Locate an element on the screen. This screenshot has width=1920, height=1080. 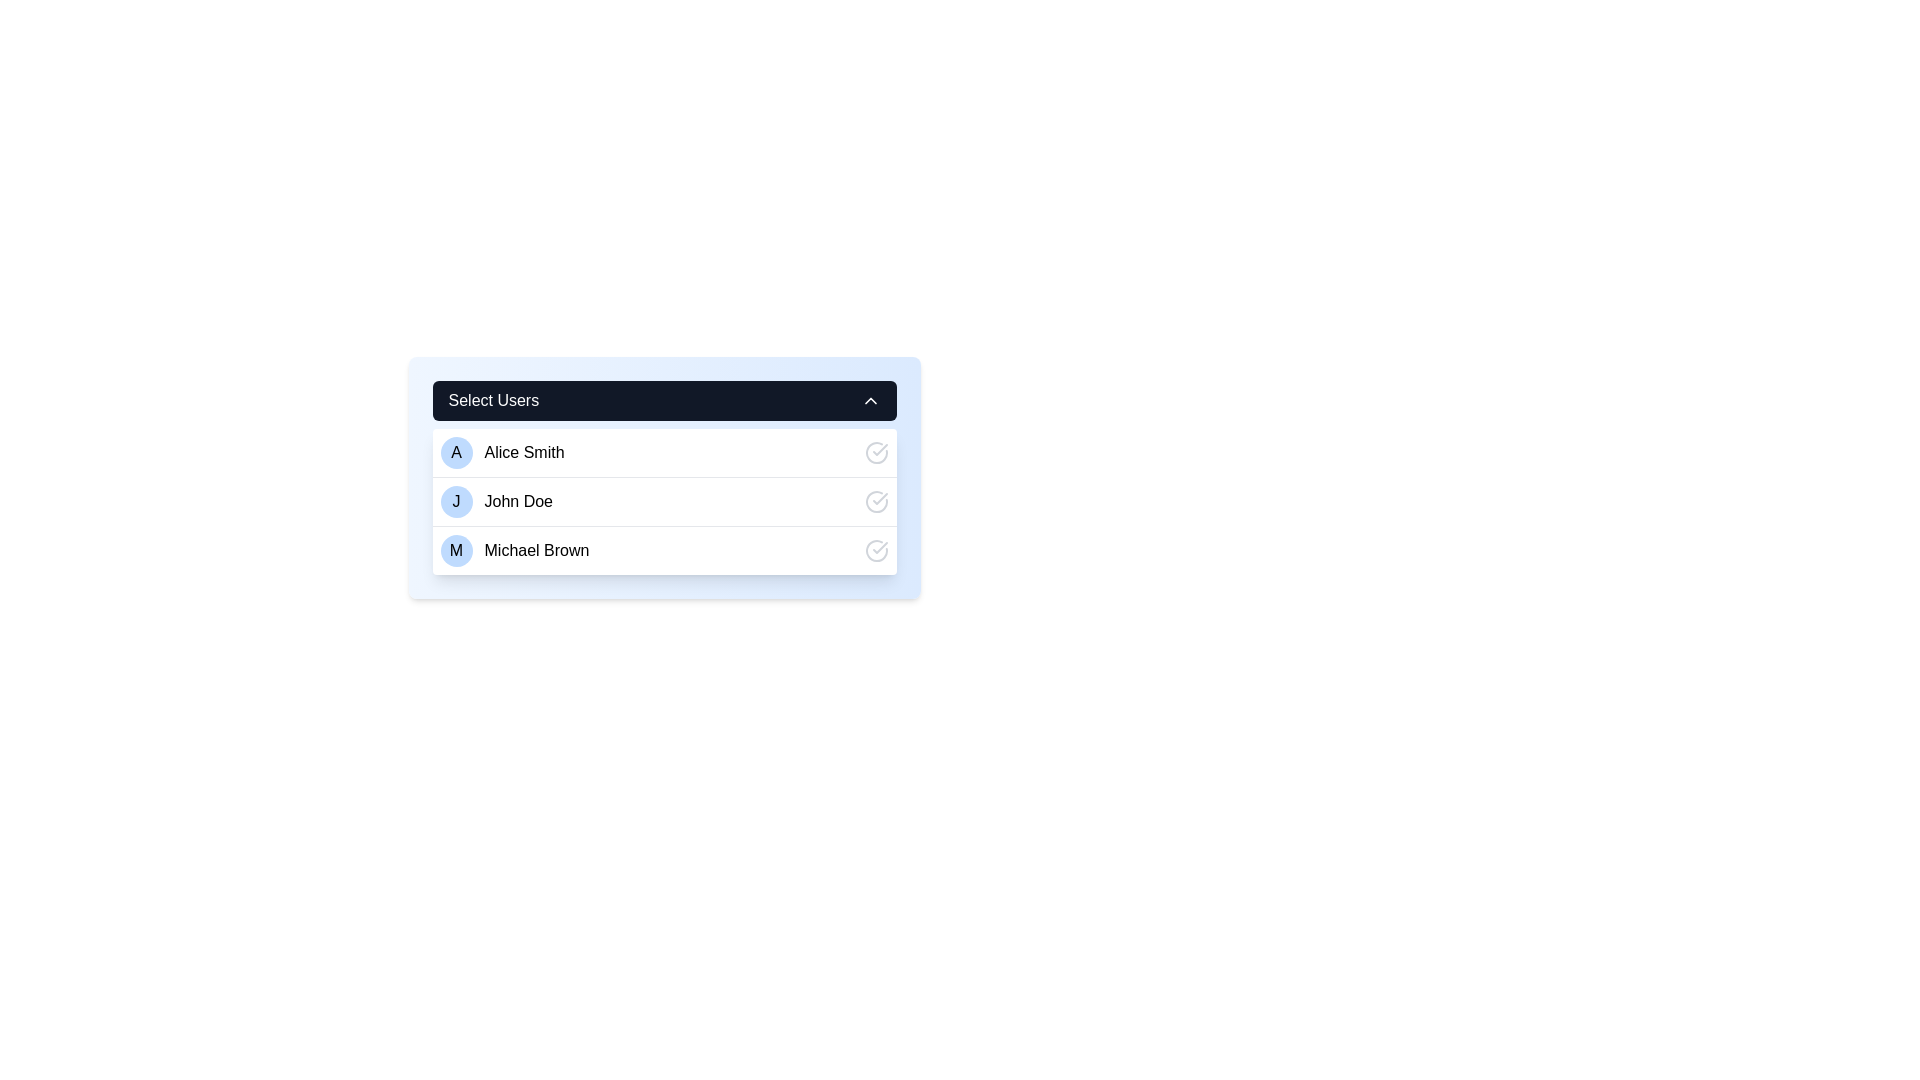
the circular icon with a checkmark located at the far-right side of the row labeled 'John Doe' in the 'Select Users' panel is located at coordinates (876, 500).